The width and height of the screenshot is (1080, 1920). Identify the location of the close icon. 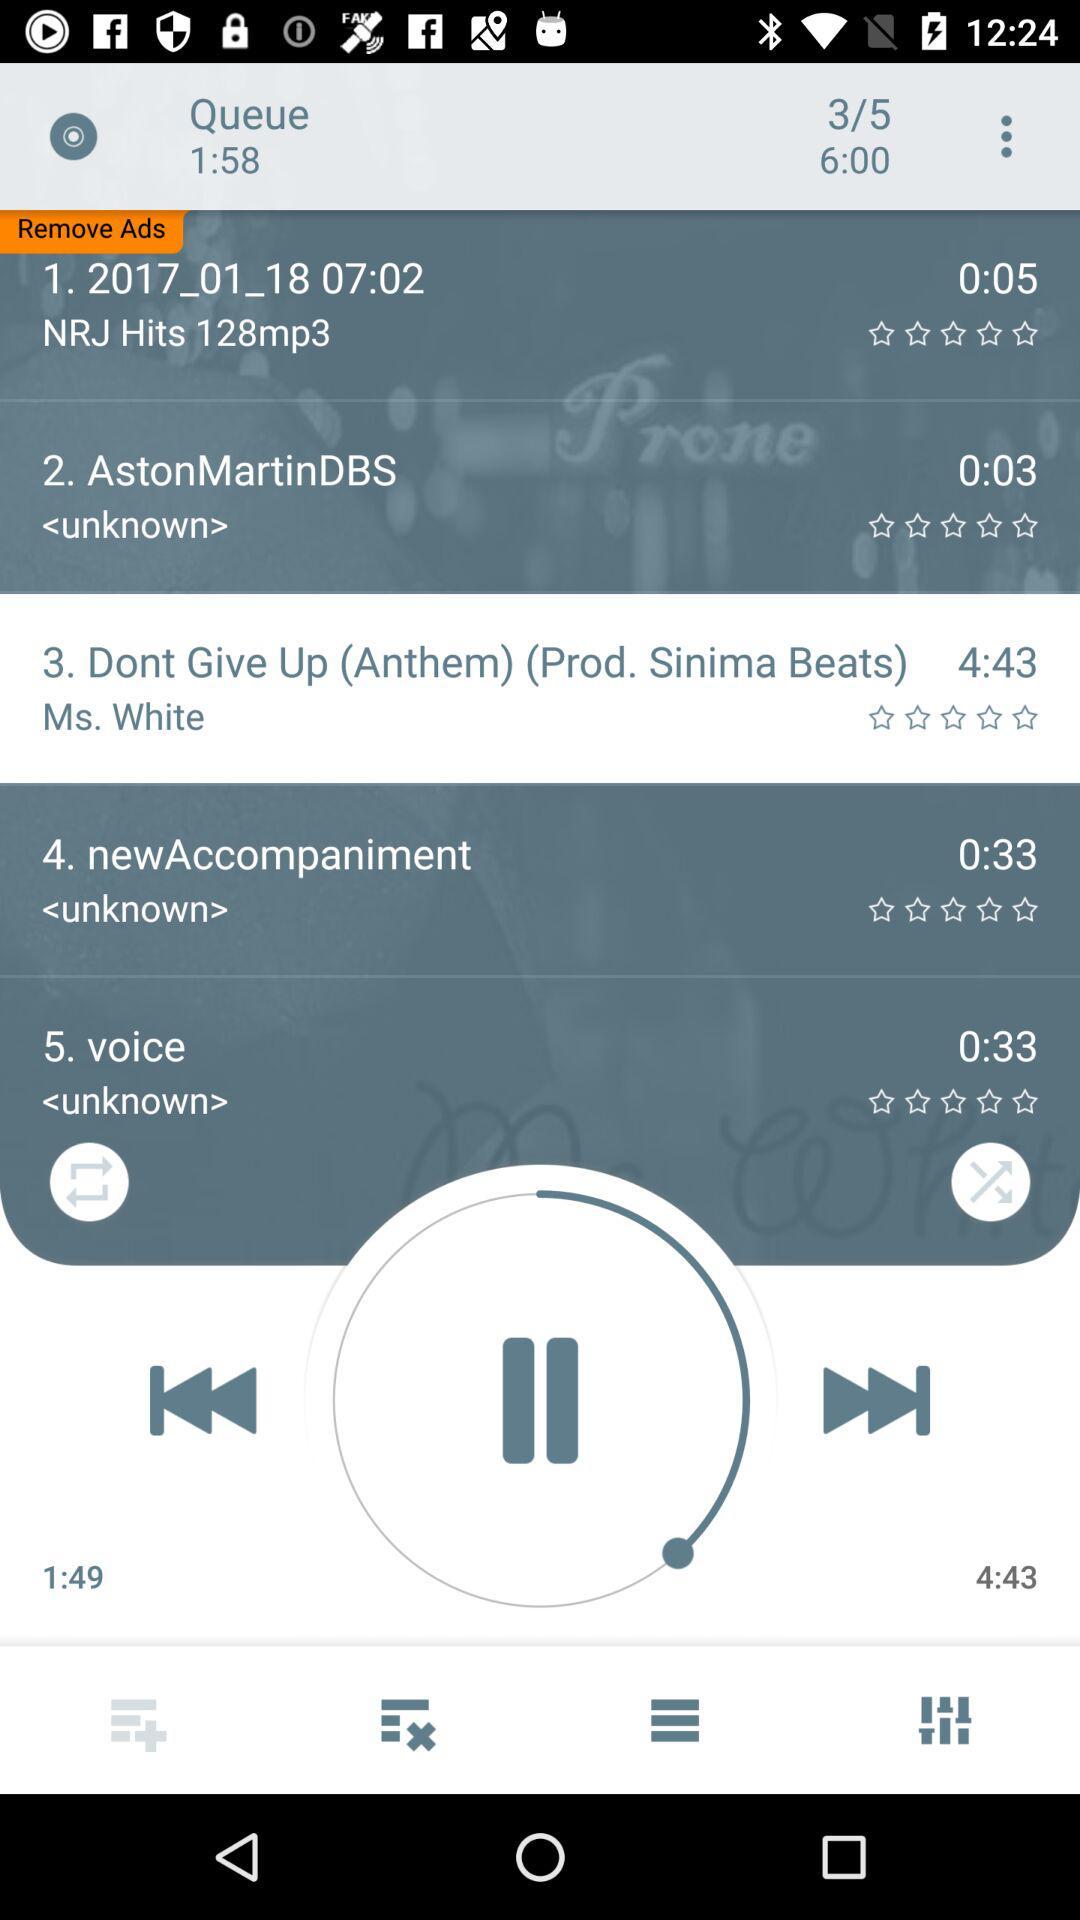
(72, 135).